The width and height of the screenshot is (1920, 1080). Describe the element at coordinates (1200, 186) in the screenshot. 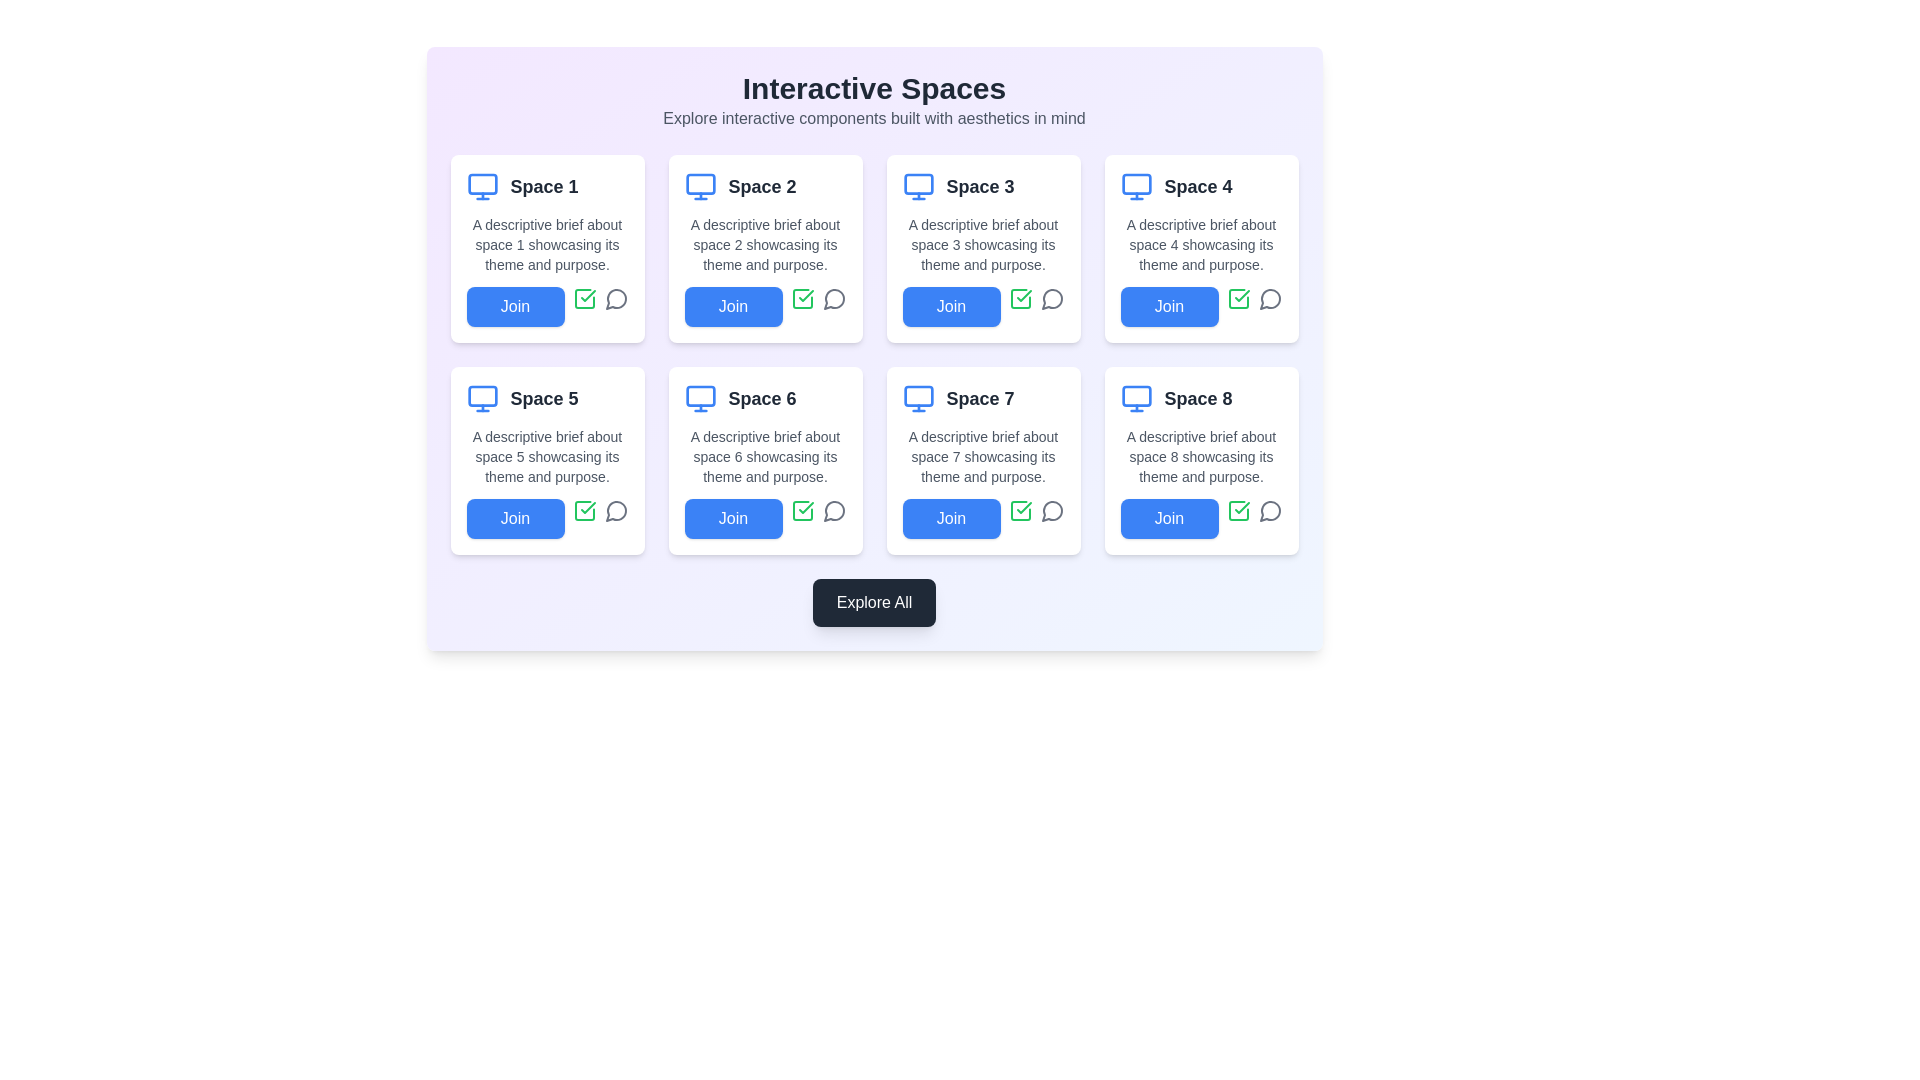

I see `the Header element titled 'Space 4' with a blue computer icon, located in the fourth card of the top row, second column of the matrix` at that location.